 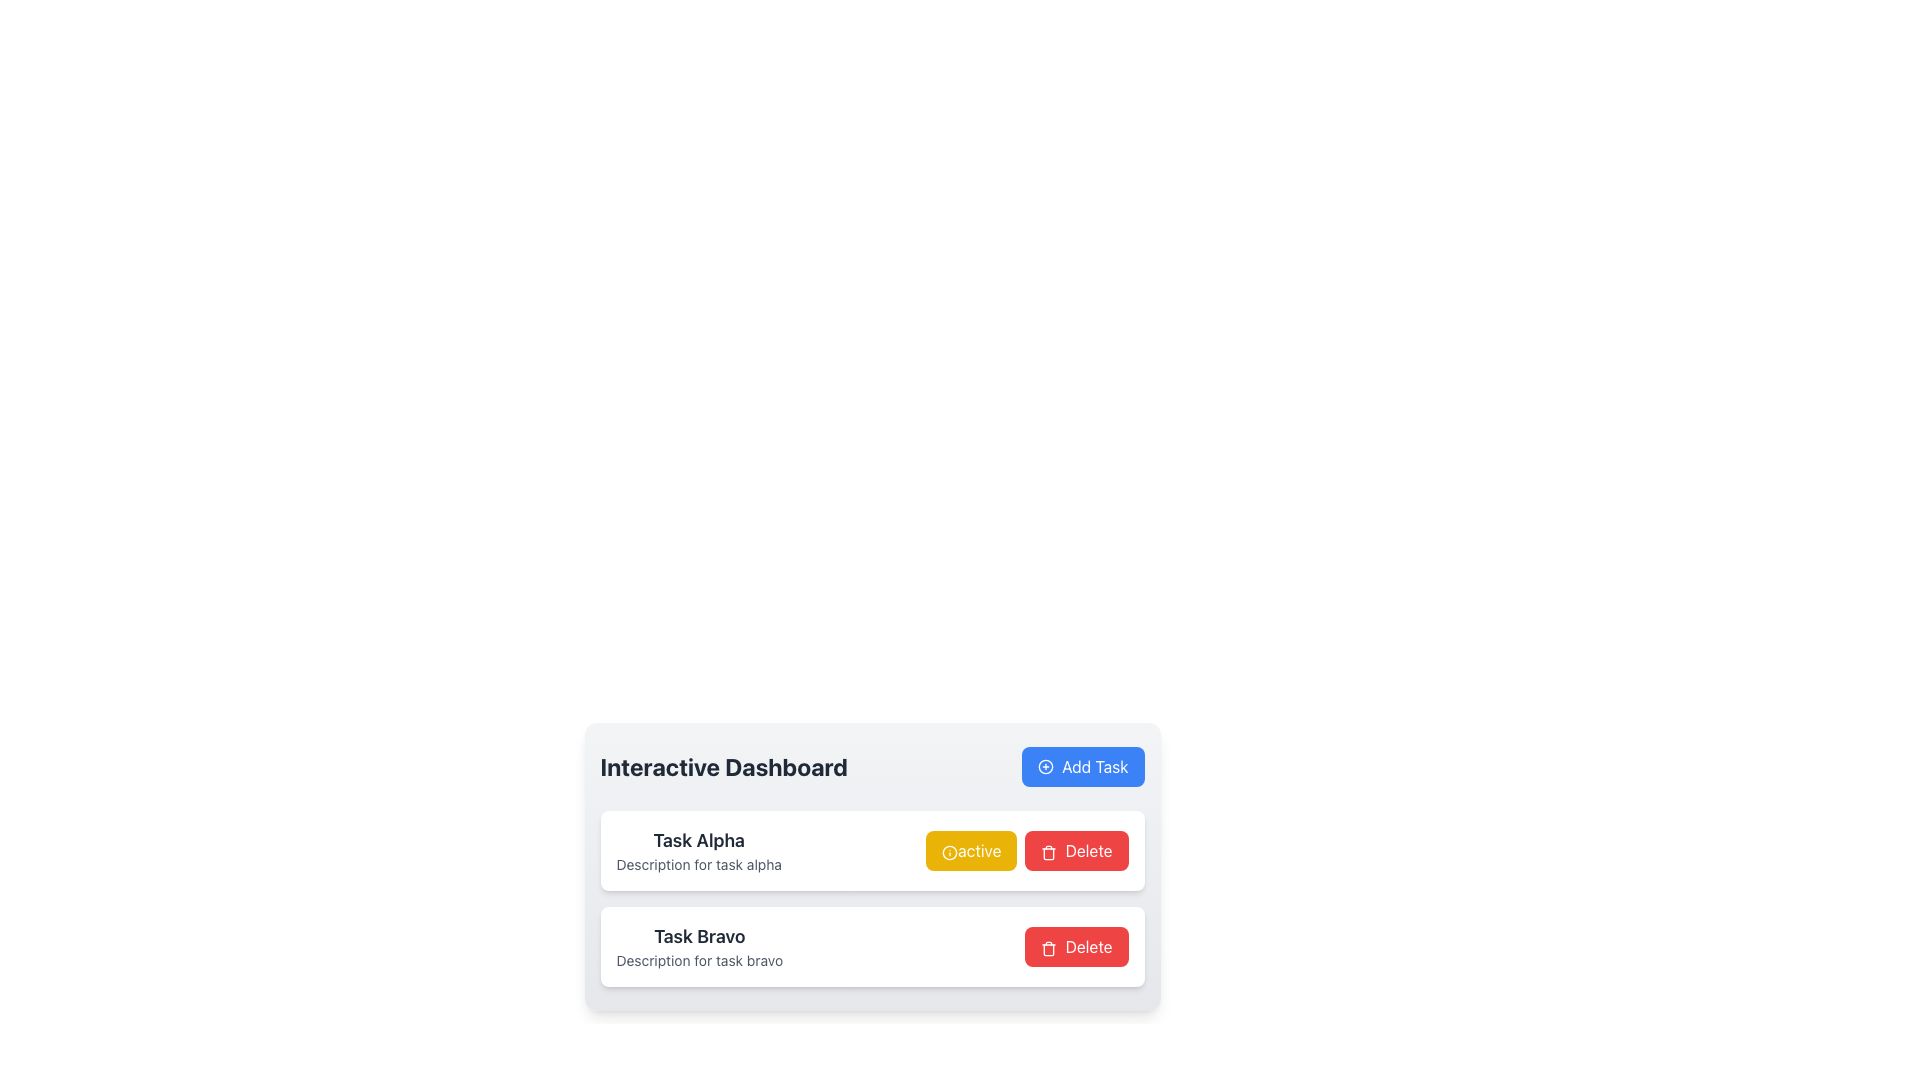 I want to click on the delete icon, which is part of a red rectangular button labeled 'Delete', so click(x=1048, y=947).